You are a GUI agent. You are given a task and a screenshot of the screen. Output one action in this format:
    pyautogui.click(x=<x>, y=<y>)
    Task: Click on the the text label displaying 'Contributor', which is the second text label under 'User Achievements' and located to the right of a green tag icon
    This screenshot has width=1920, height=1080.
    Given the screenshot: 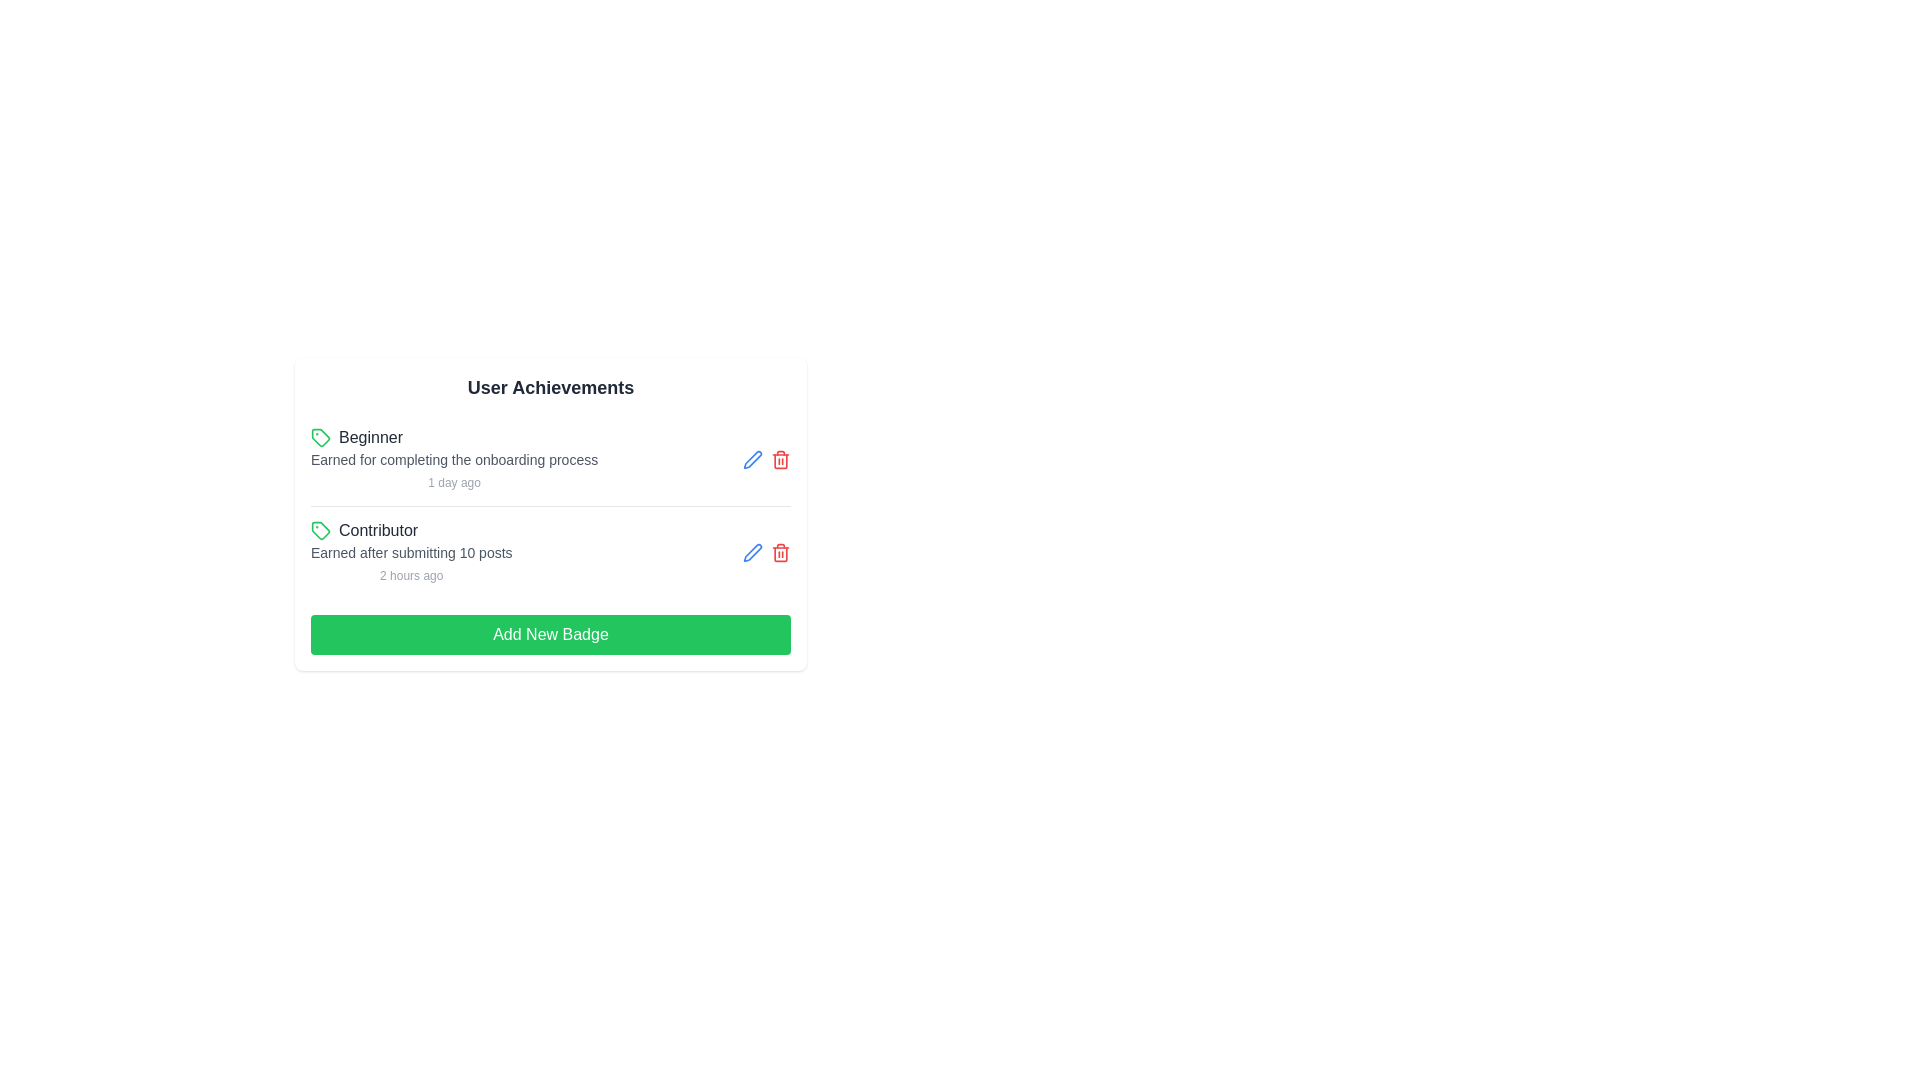 What is the action you would take?
    pyautogui.click(x=378, y=530)
    